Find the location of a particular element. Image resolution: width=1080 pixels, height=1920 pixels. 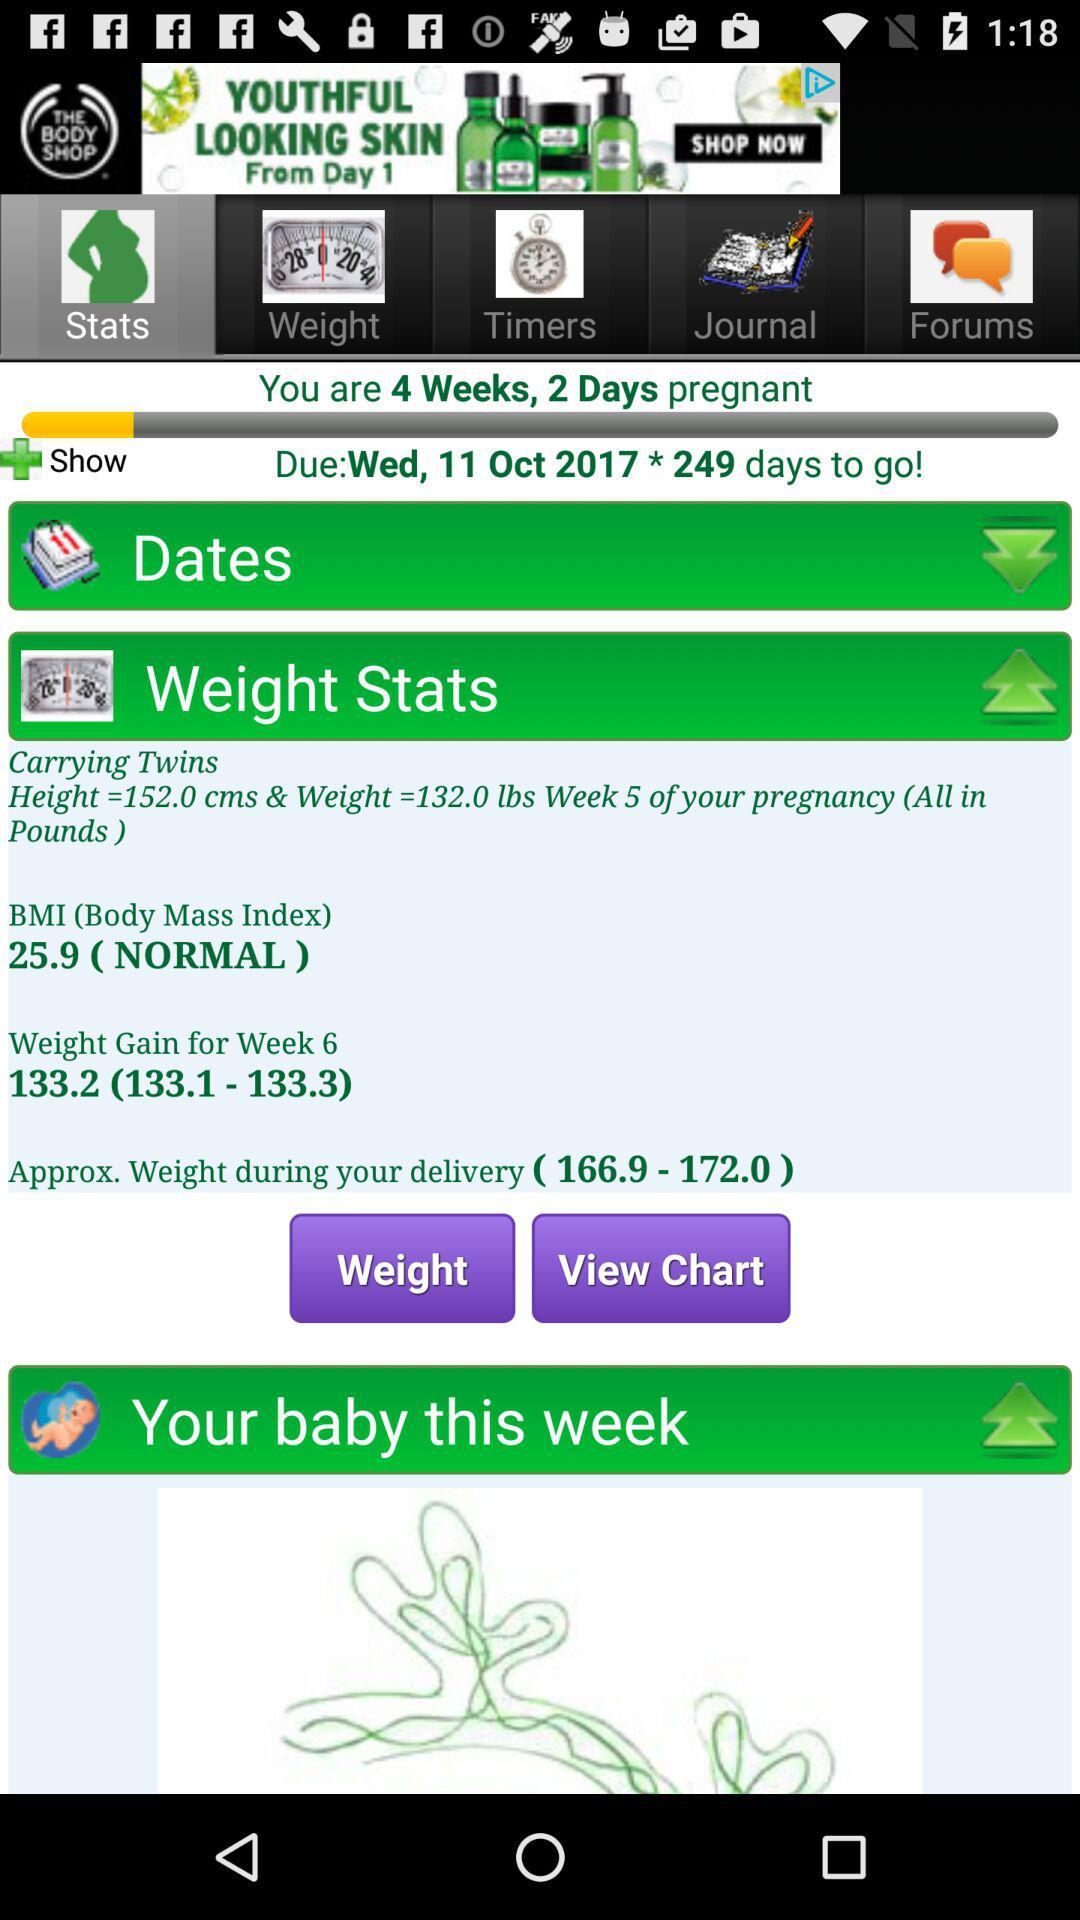

advertisement store is located at coordinates (419, 127).